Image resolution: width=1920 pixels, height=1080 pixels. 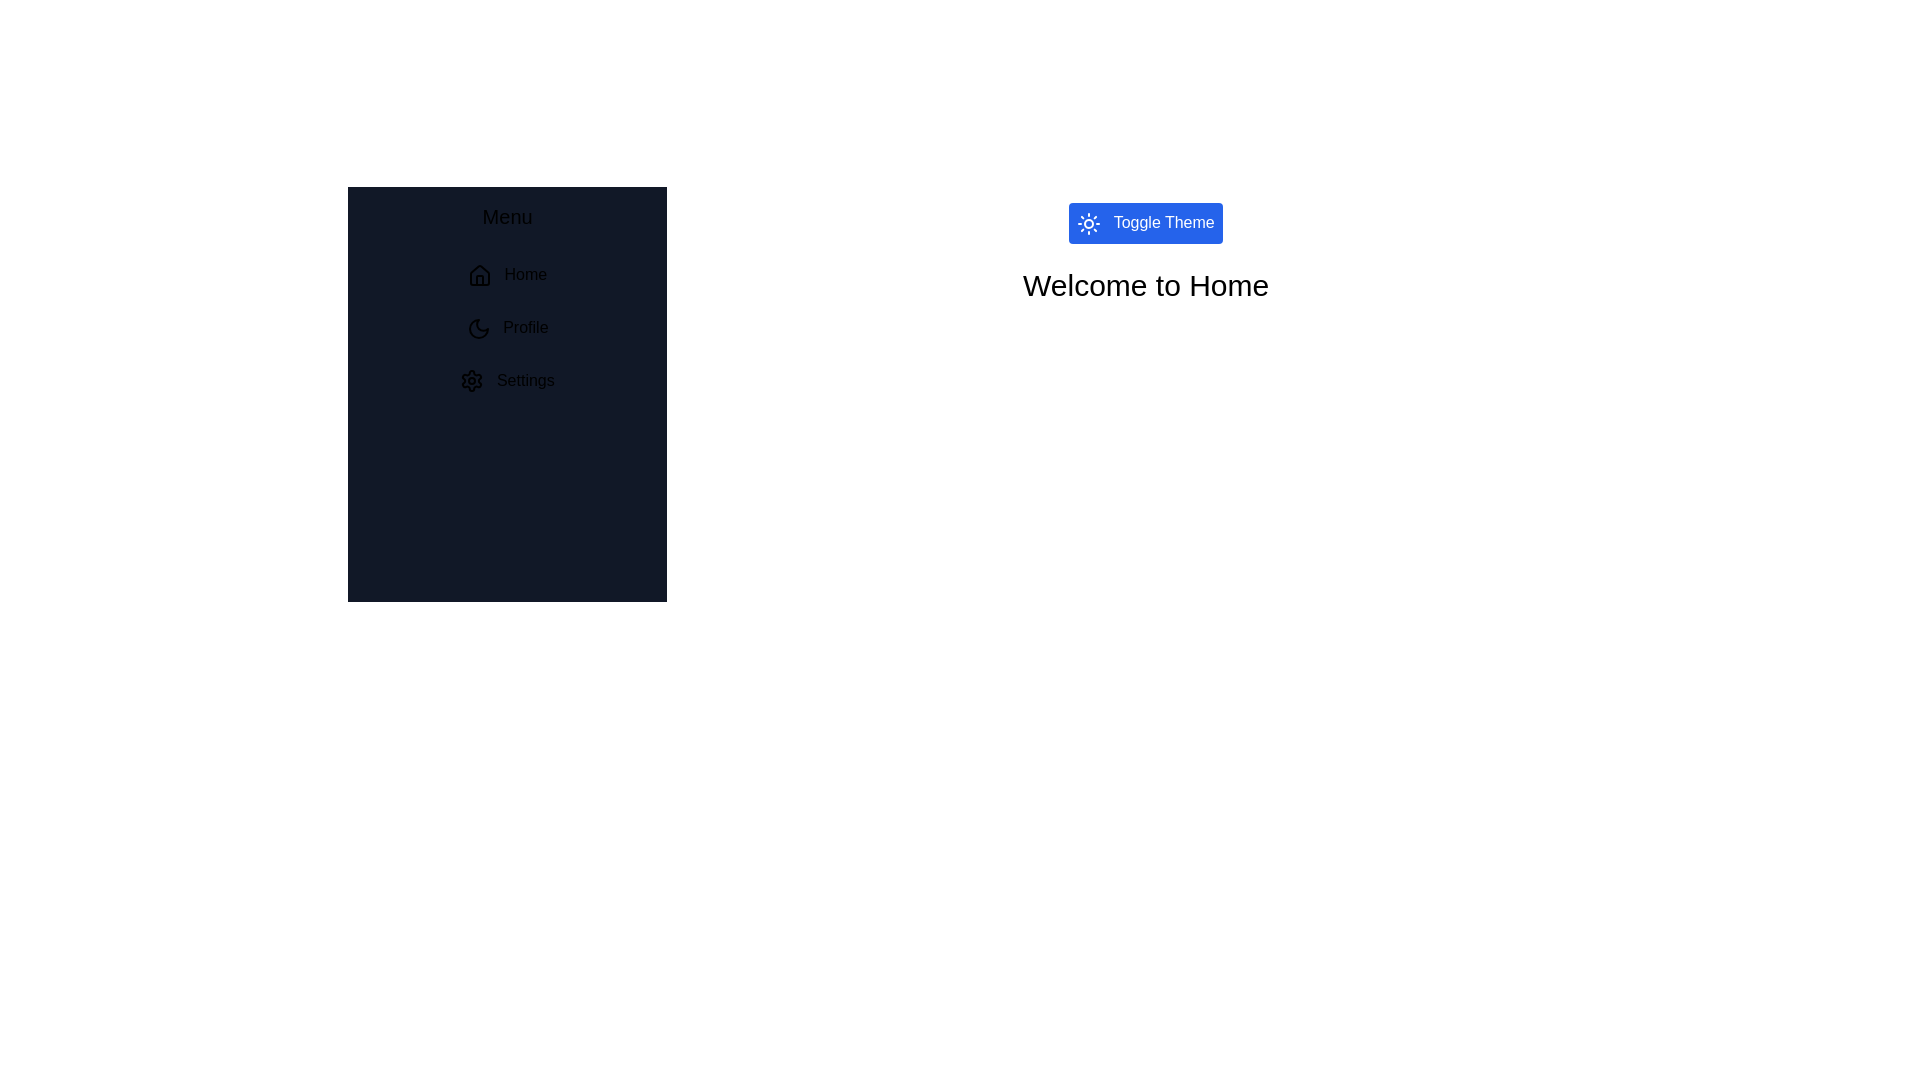 I want to click on the icon next to the menu item Home, so click(x=480, y=275).